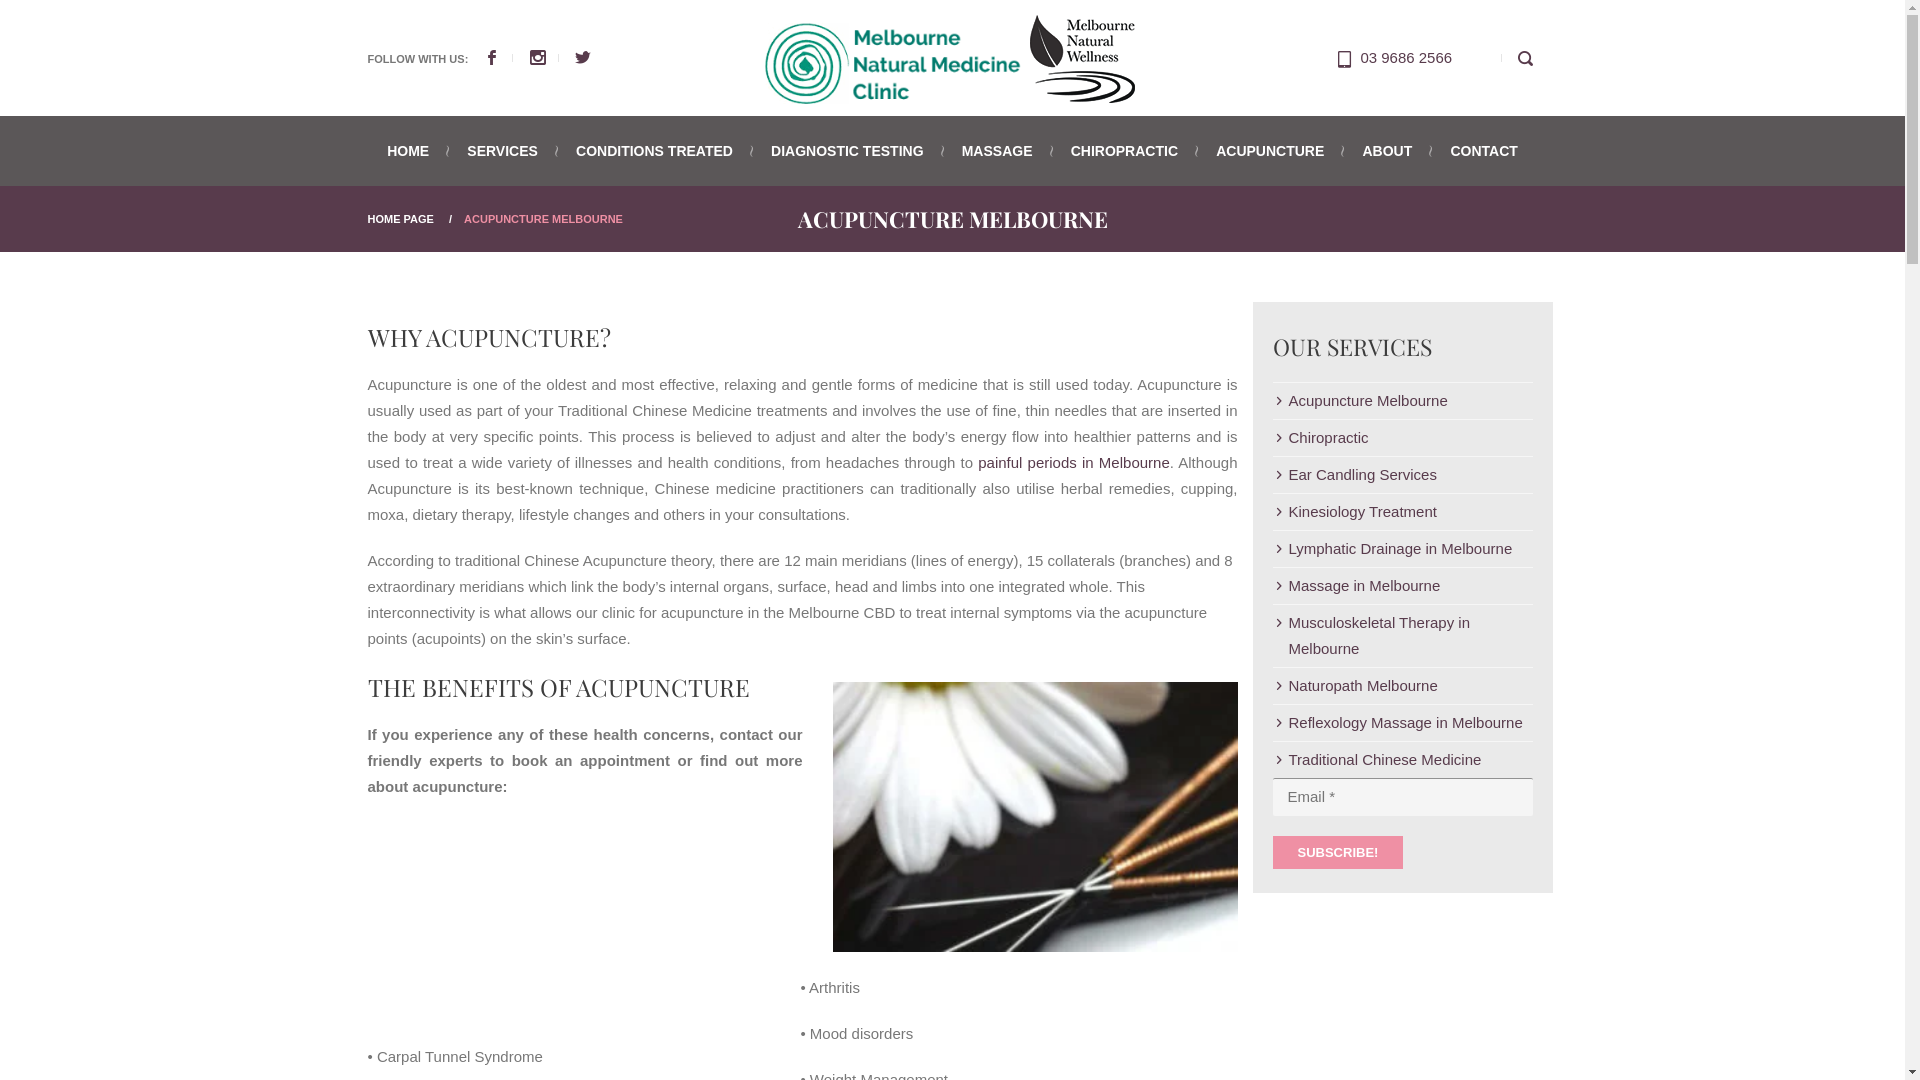 Image resolution: width=1920 pixels, height=1080 pixels. What do you see at coordinates (1354, 685) in the screenshot?
I see `'Naturopath Melbourne'` at bounding box center [1354, 685].